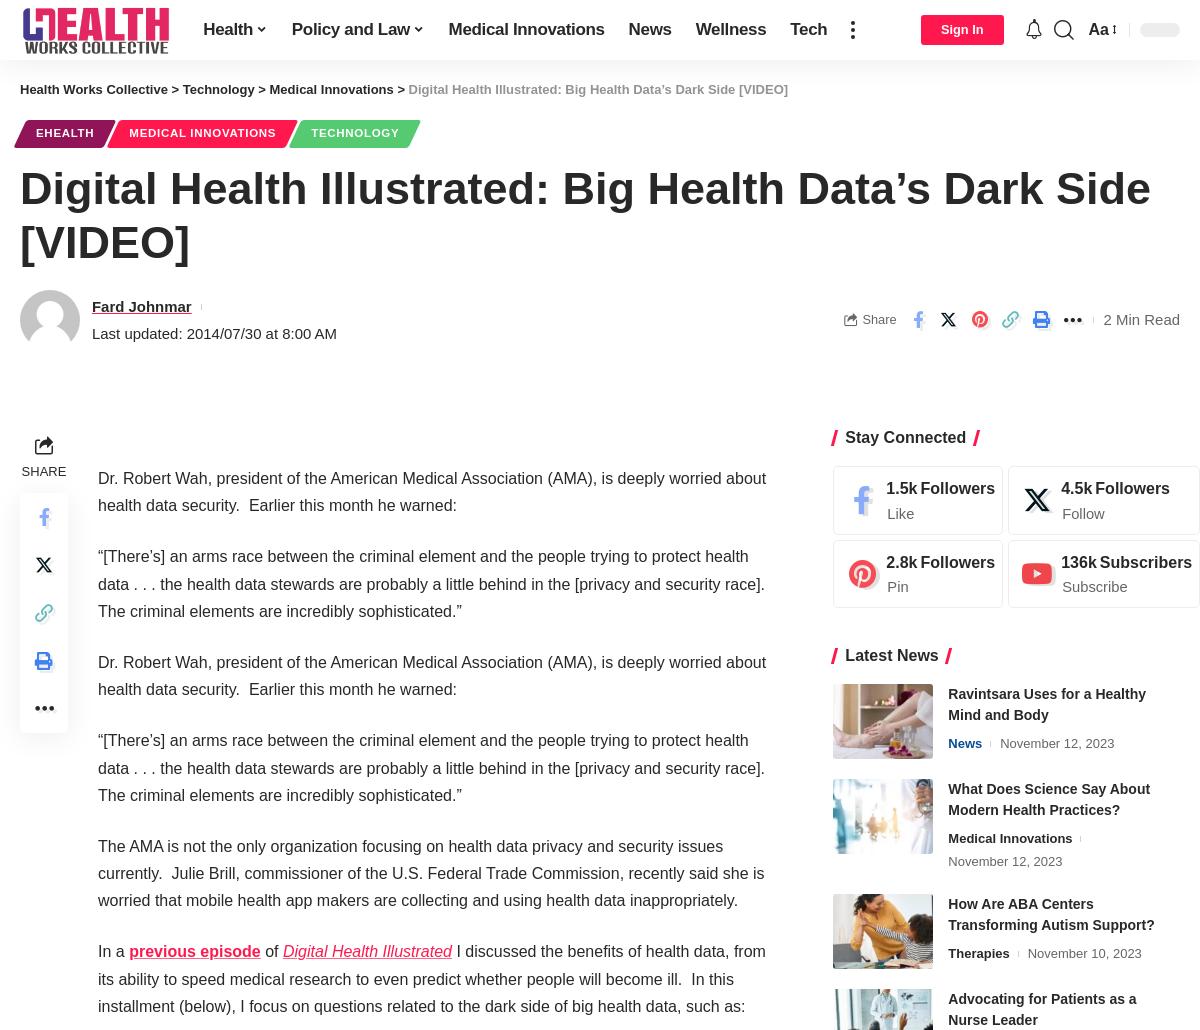 This screenshot has height=1030, width=1200. I want to click on 'I discussed the benefits of health data, from its ability to speed medical research to even predict whether people will become ill.  In this installment (below), I focus on questions related to the dark side of big health data, such as:', so click(431, 977).